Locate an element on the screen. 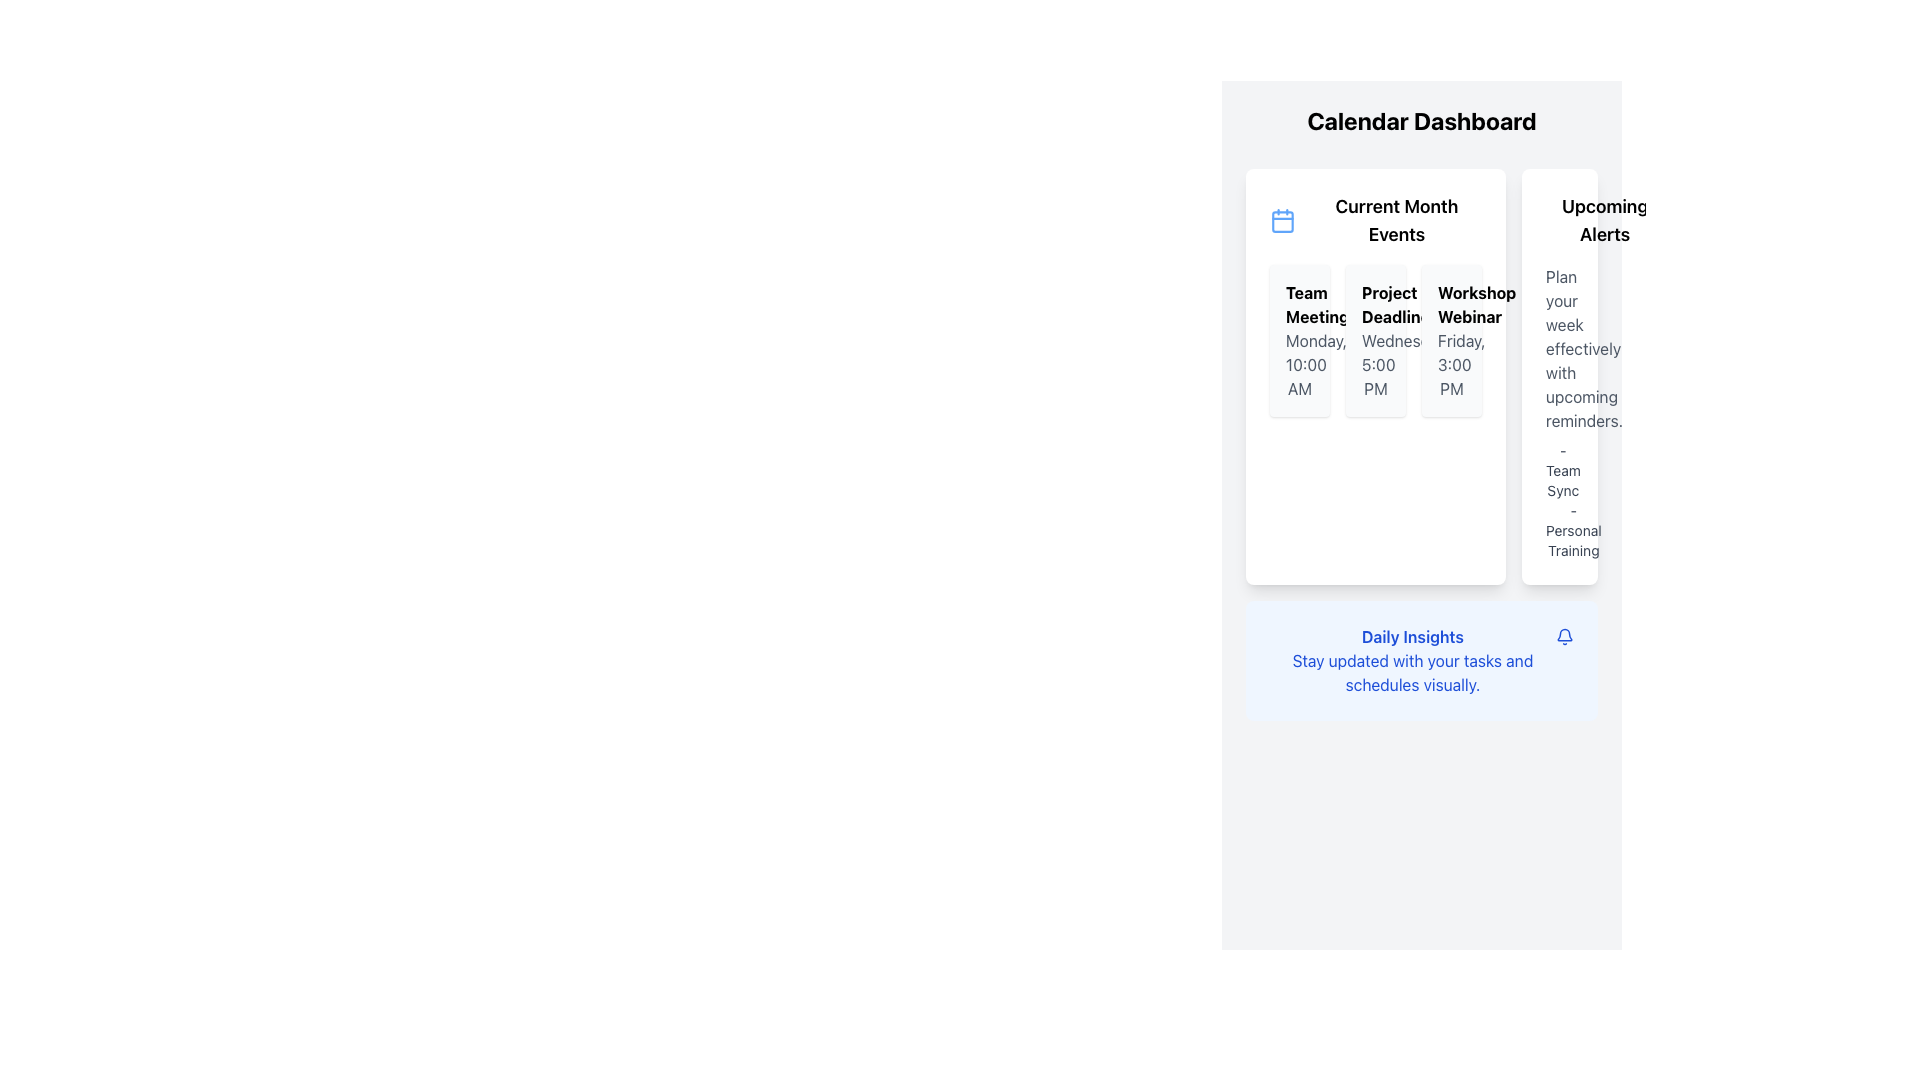 Image resolution: width=1920 pixels, height=1080 pixels. the descriptive text element located beneath the 'Daily Insights' title in the footer area is located at coordinates (1411, 672).